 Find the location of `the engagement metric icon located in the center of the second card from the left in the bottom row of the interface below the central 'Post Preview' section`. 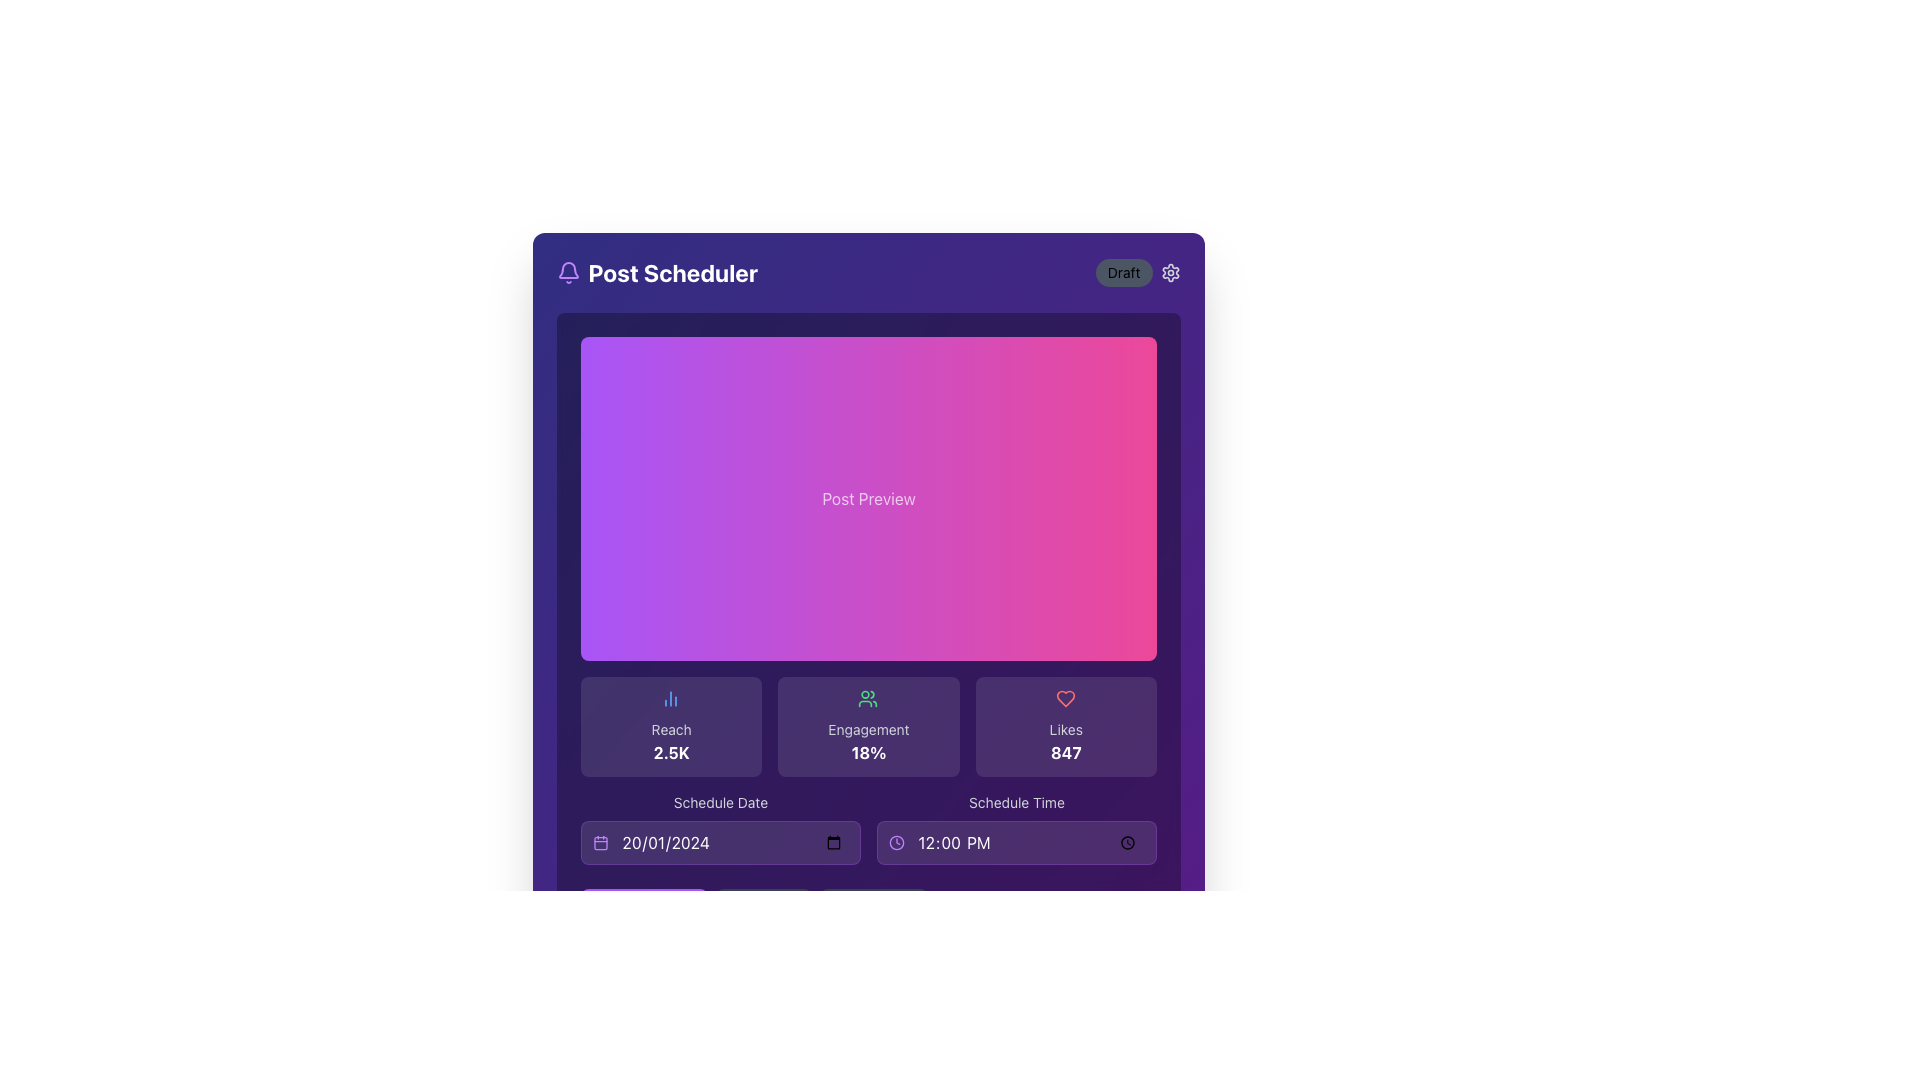

the engagement metric icon located in the center of the second card from the left in the bottom row of the interface below the central 'Post Preview' section is located at coordinates (868, 697).